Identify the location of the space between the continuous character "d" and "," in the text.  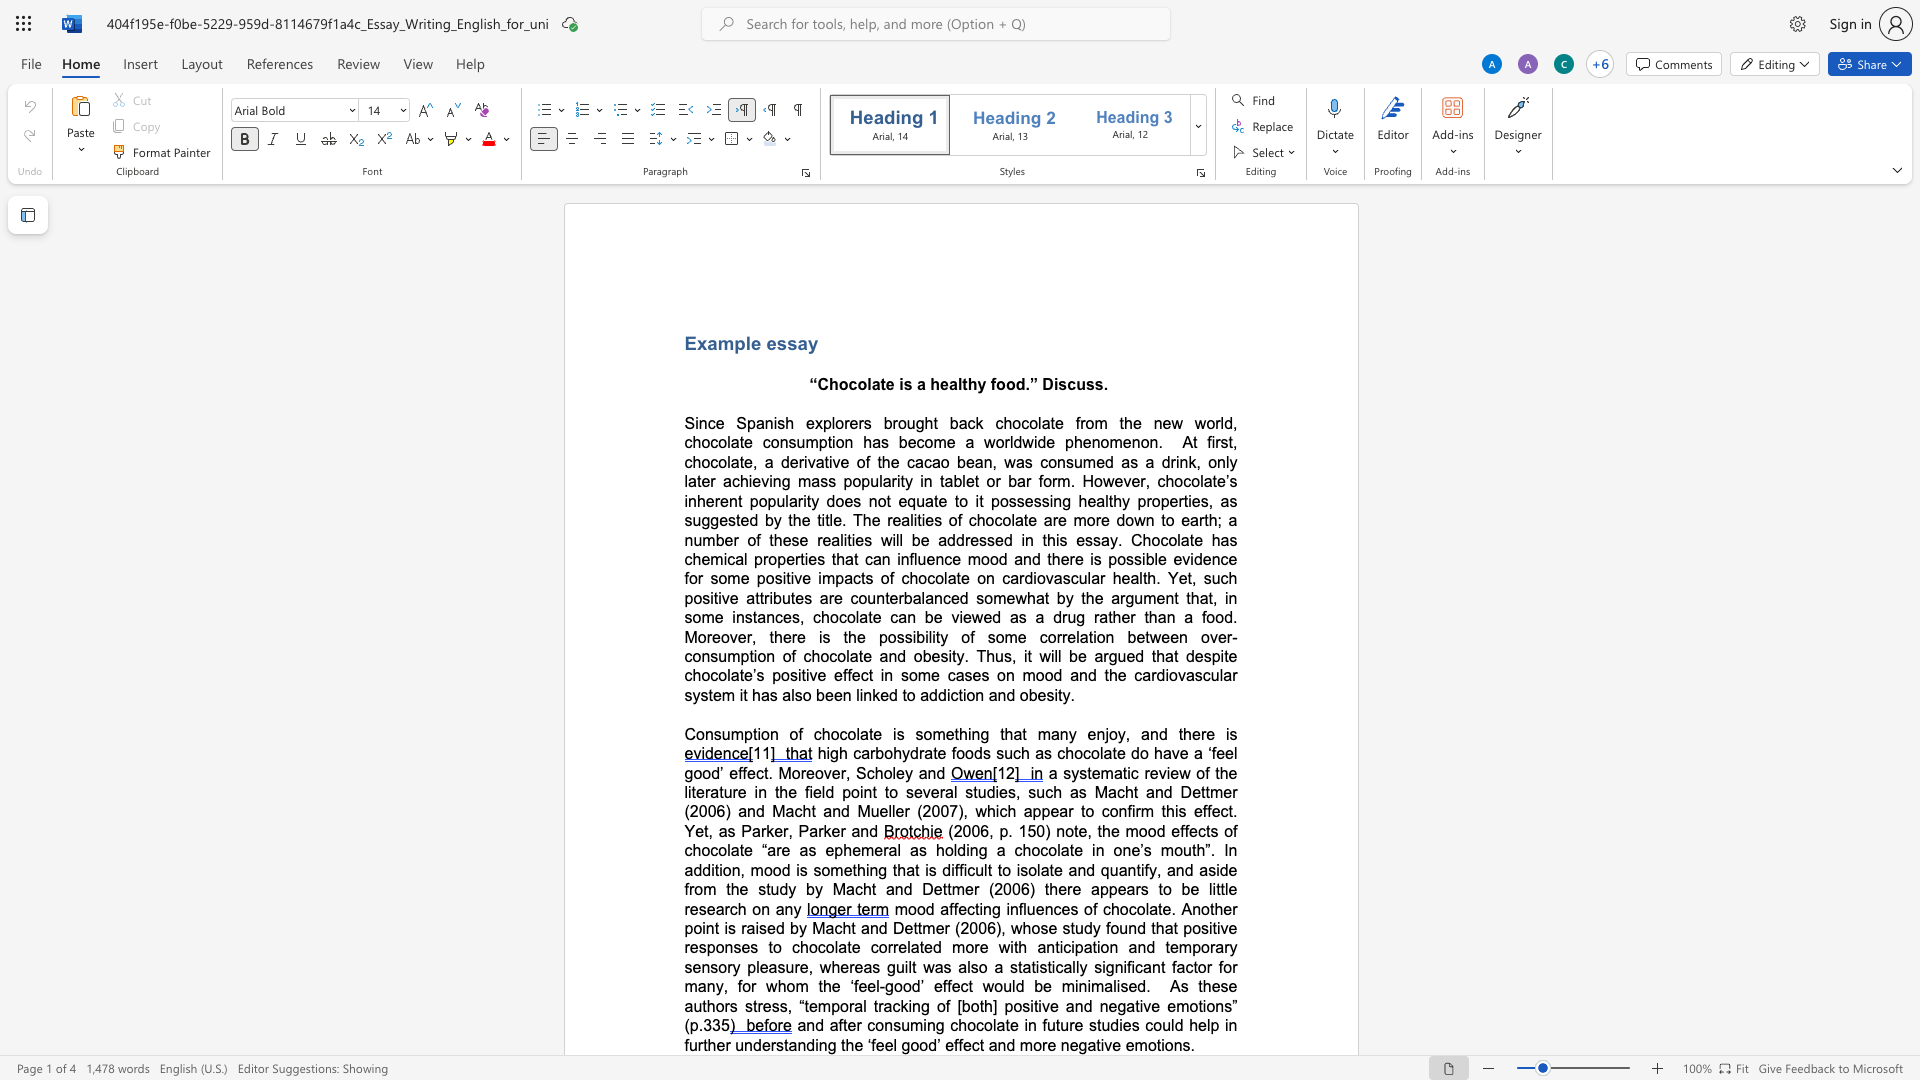
(1230, 422).